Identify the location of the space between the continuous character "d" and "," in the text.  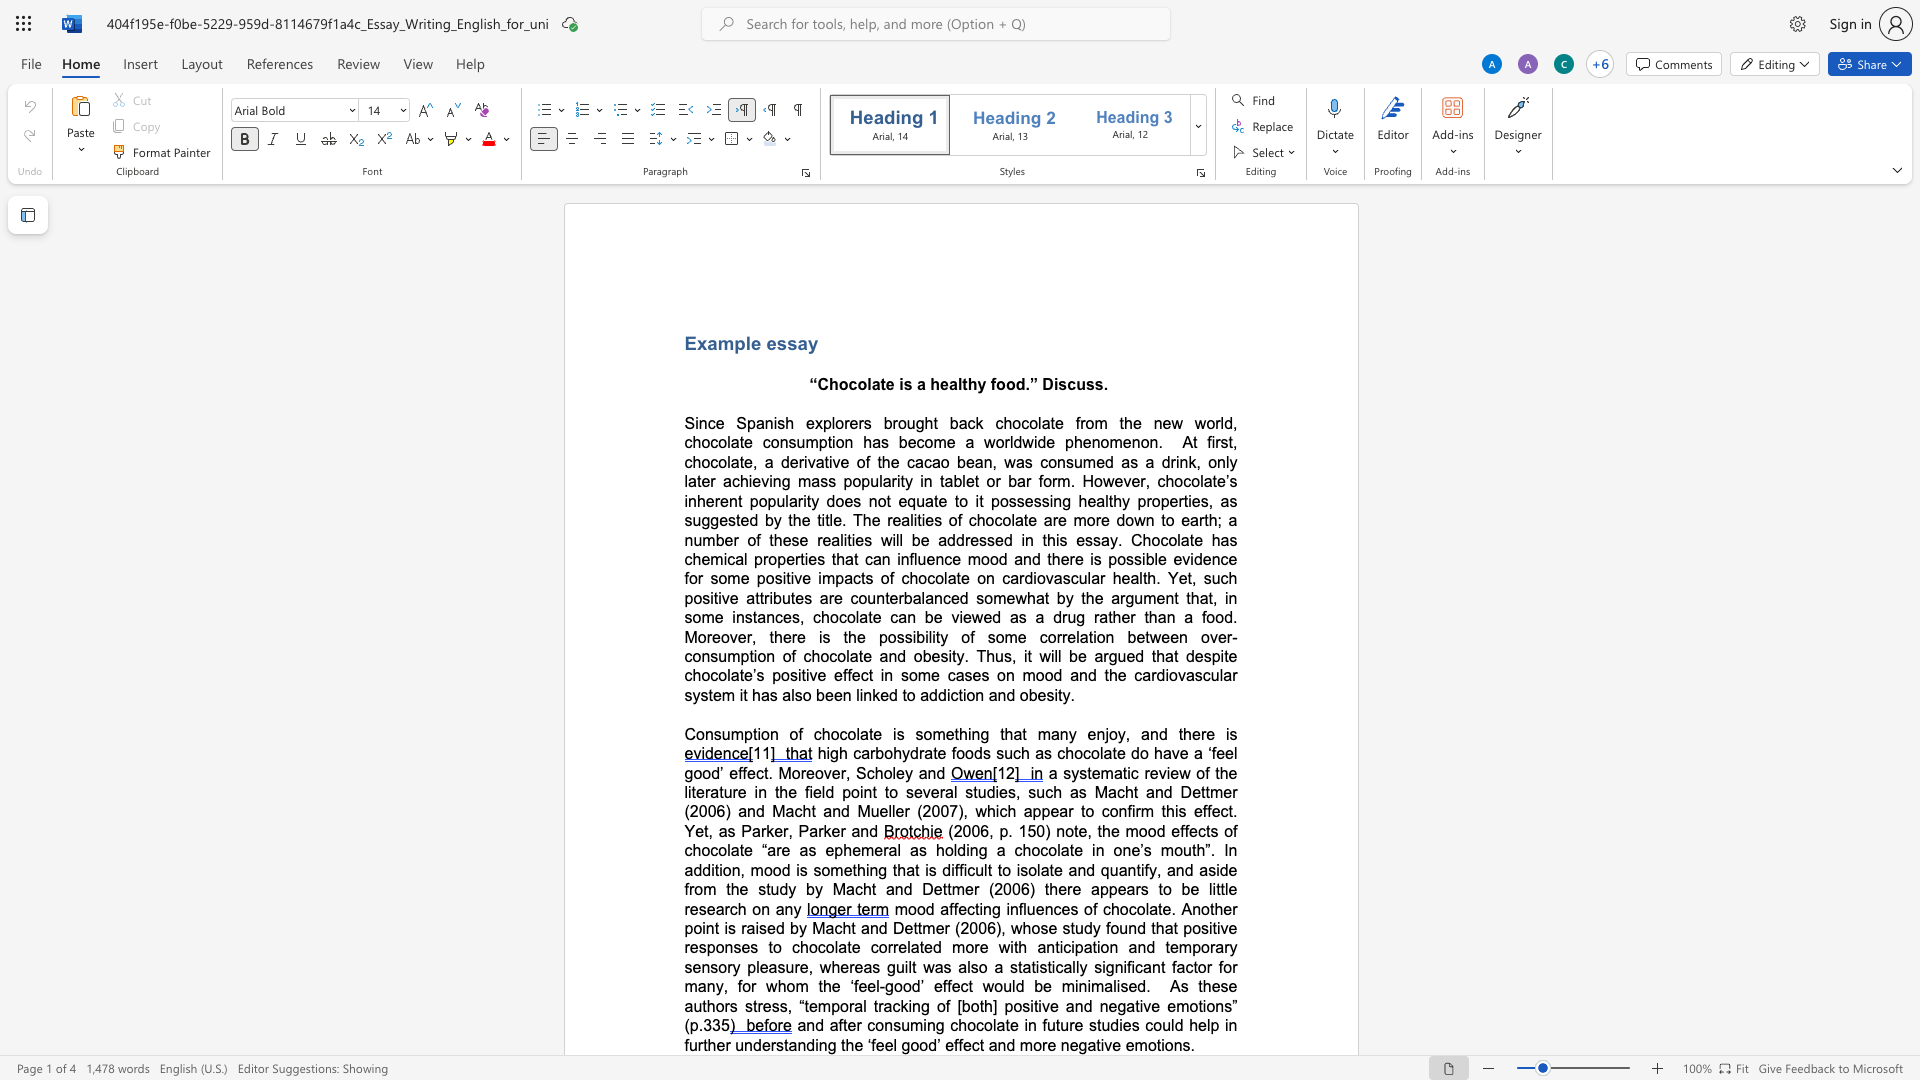
(1230, 422).